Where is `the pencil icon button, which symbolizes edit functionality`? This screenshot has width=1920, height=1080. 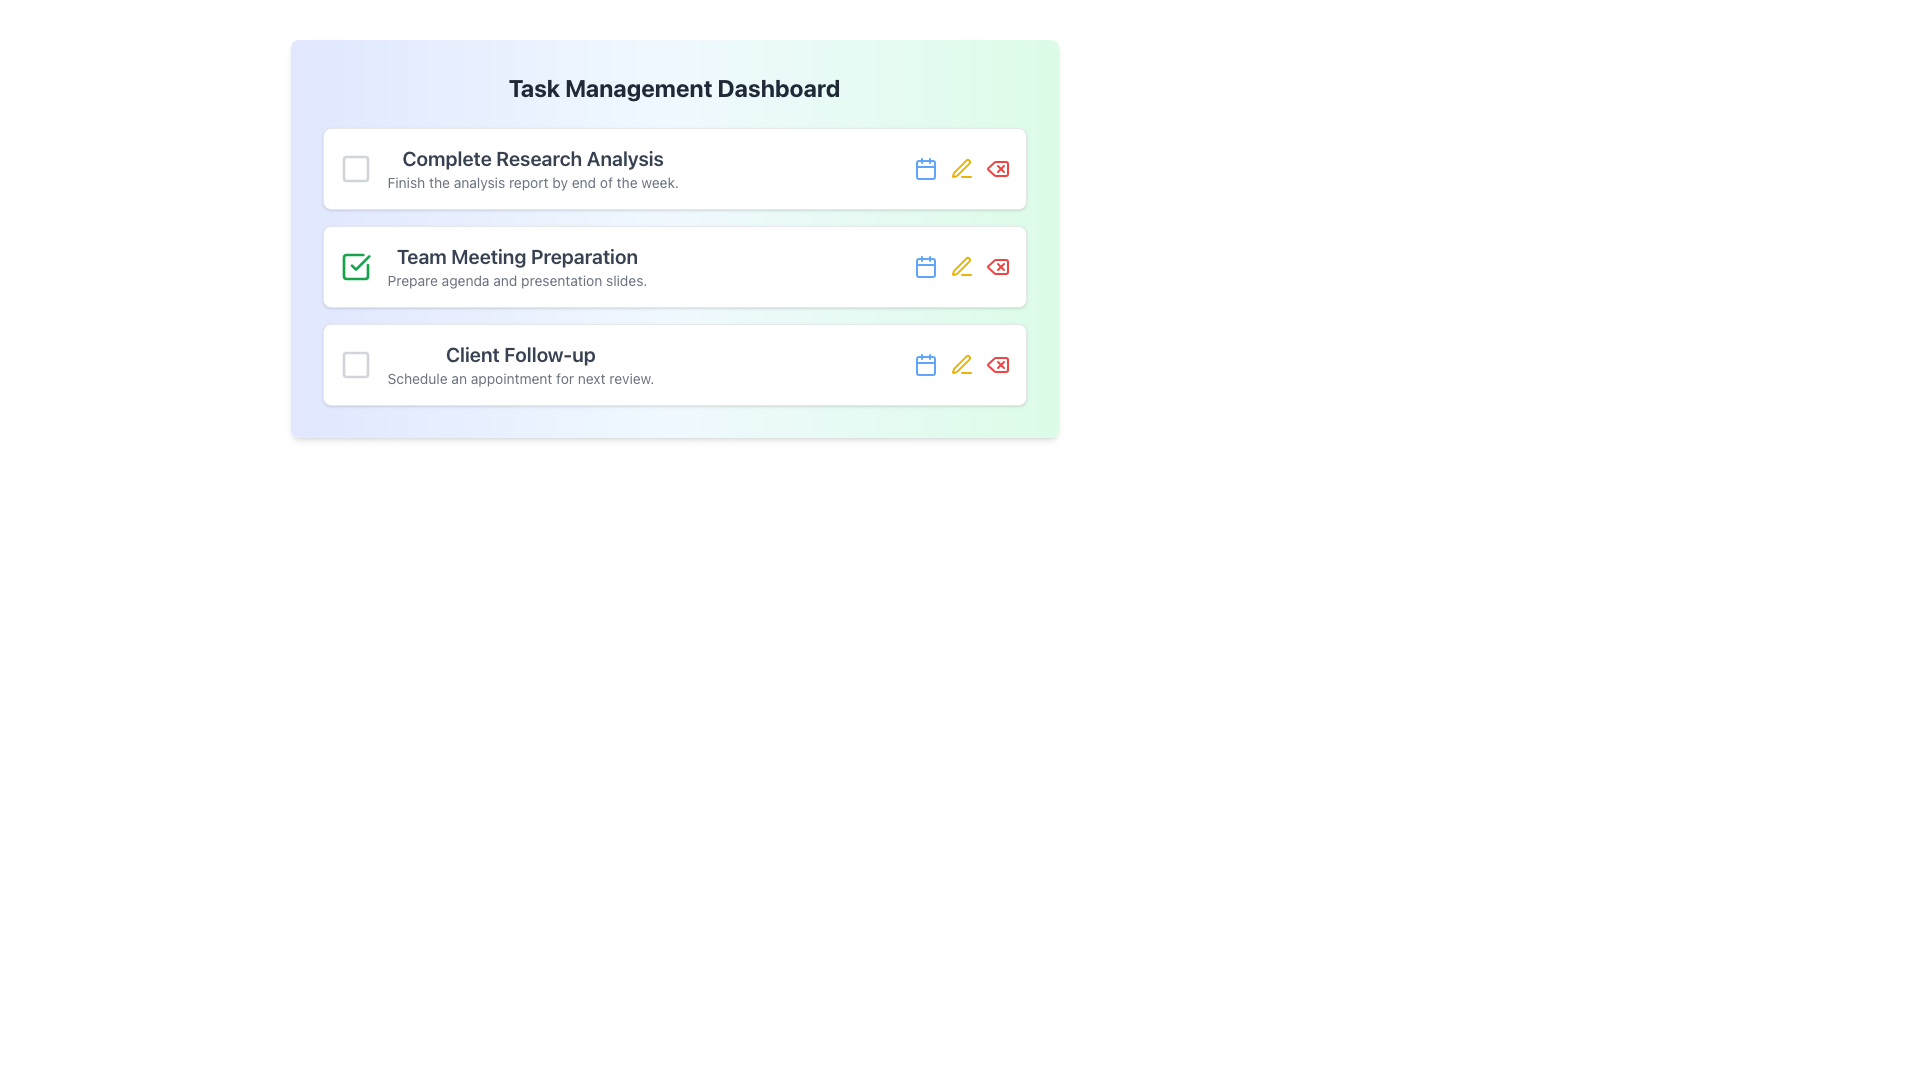 the pencil icon button, which symbolizes edit functionality is located at coordinates (960, 167).